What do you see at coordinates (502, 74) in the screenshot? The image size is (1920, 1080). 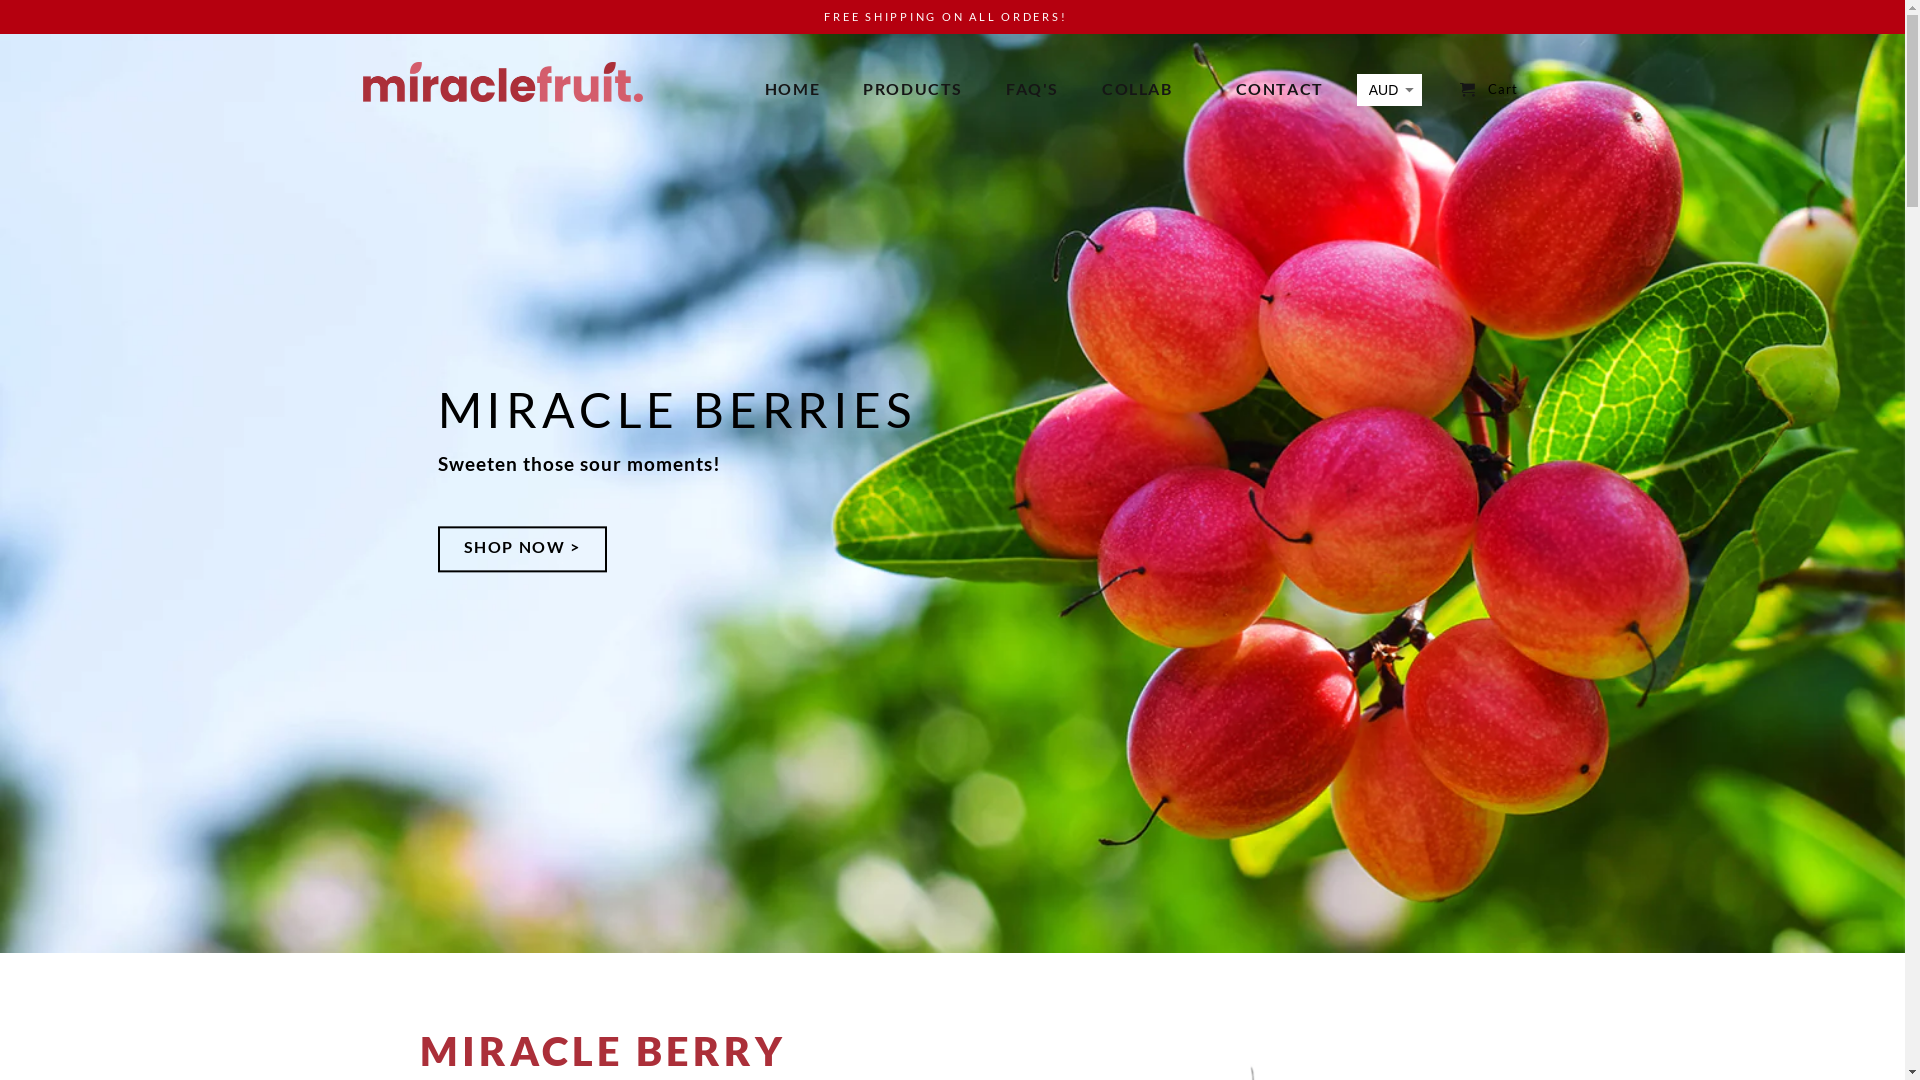 I see `'Miracle Fruit'` at bounding box center [502, 74].